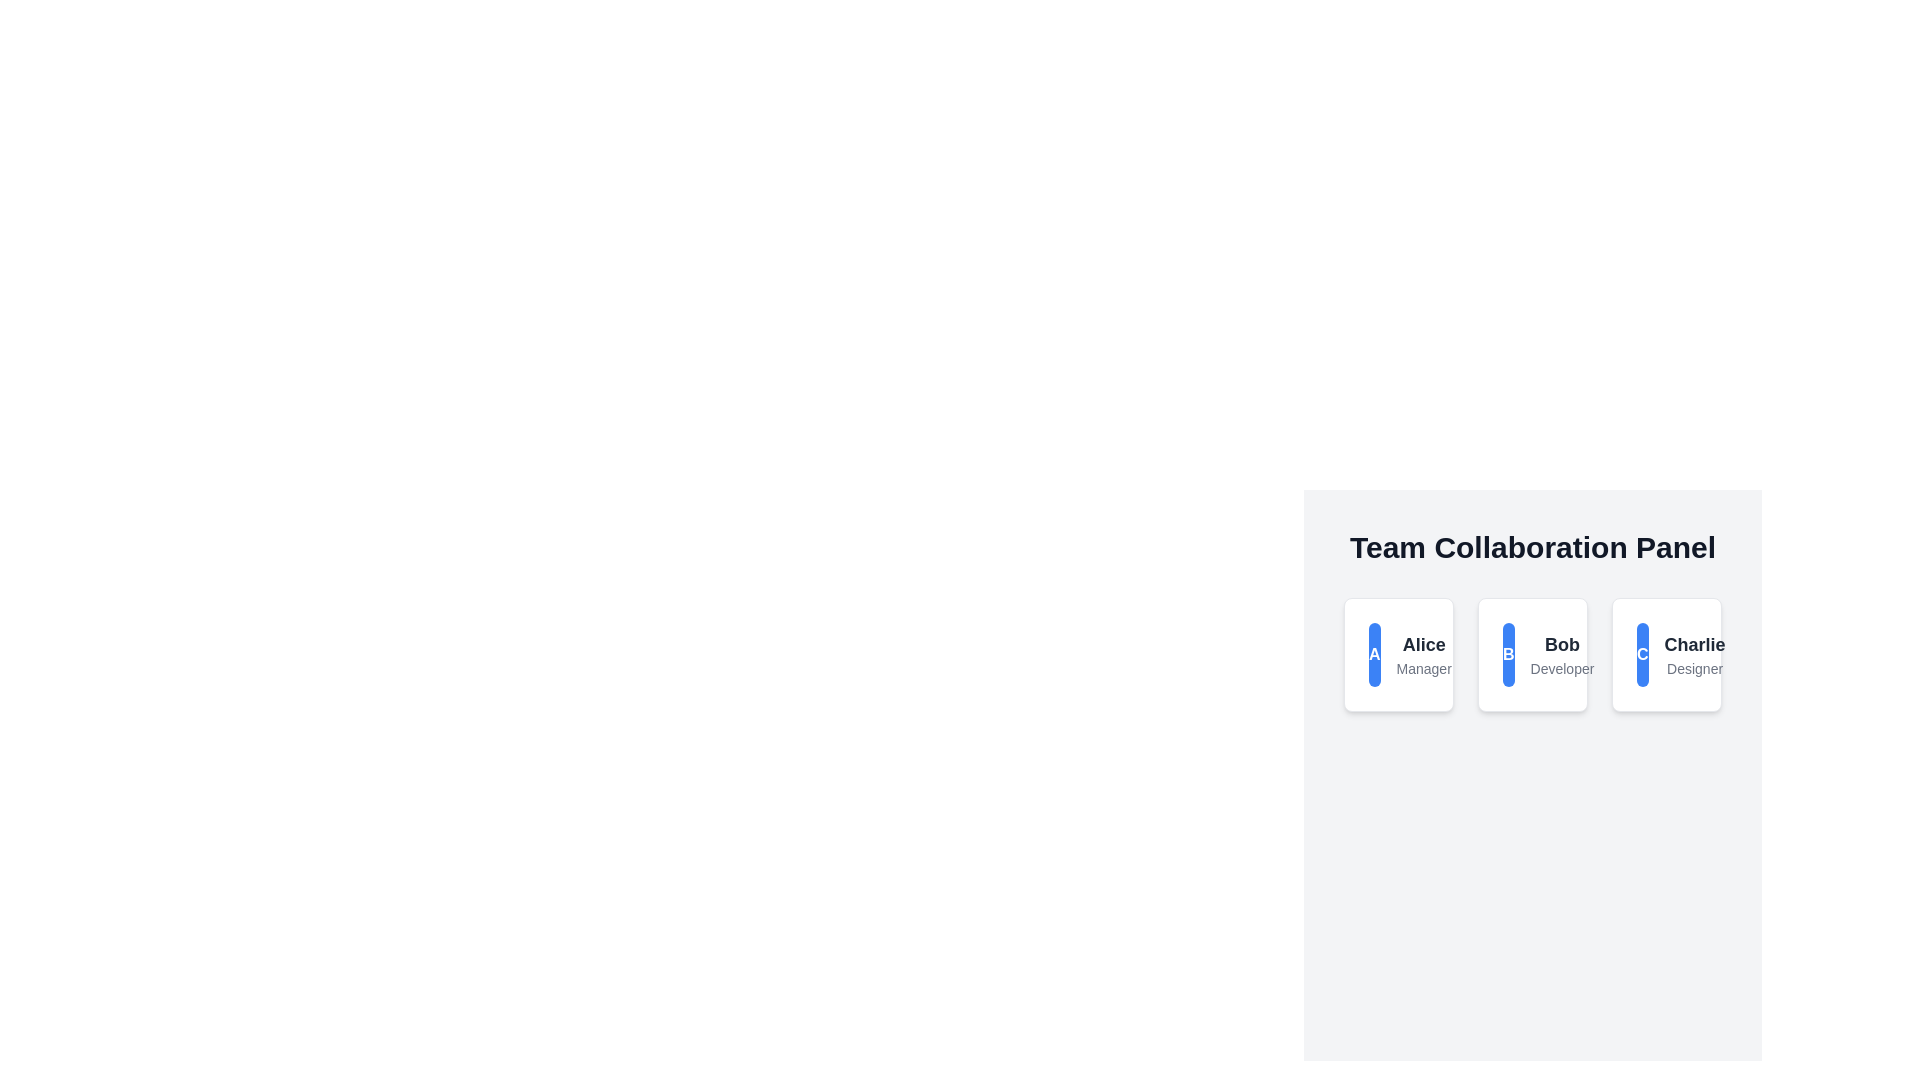 The height and width of the screenshot is (1080, 1920). Describe the element at coordinates (1561, 668) in the screenshot. I see `the text label indicating the user's role as 'Developer', which is located beneath the name 'Bob' in the user profile card` at that location.